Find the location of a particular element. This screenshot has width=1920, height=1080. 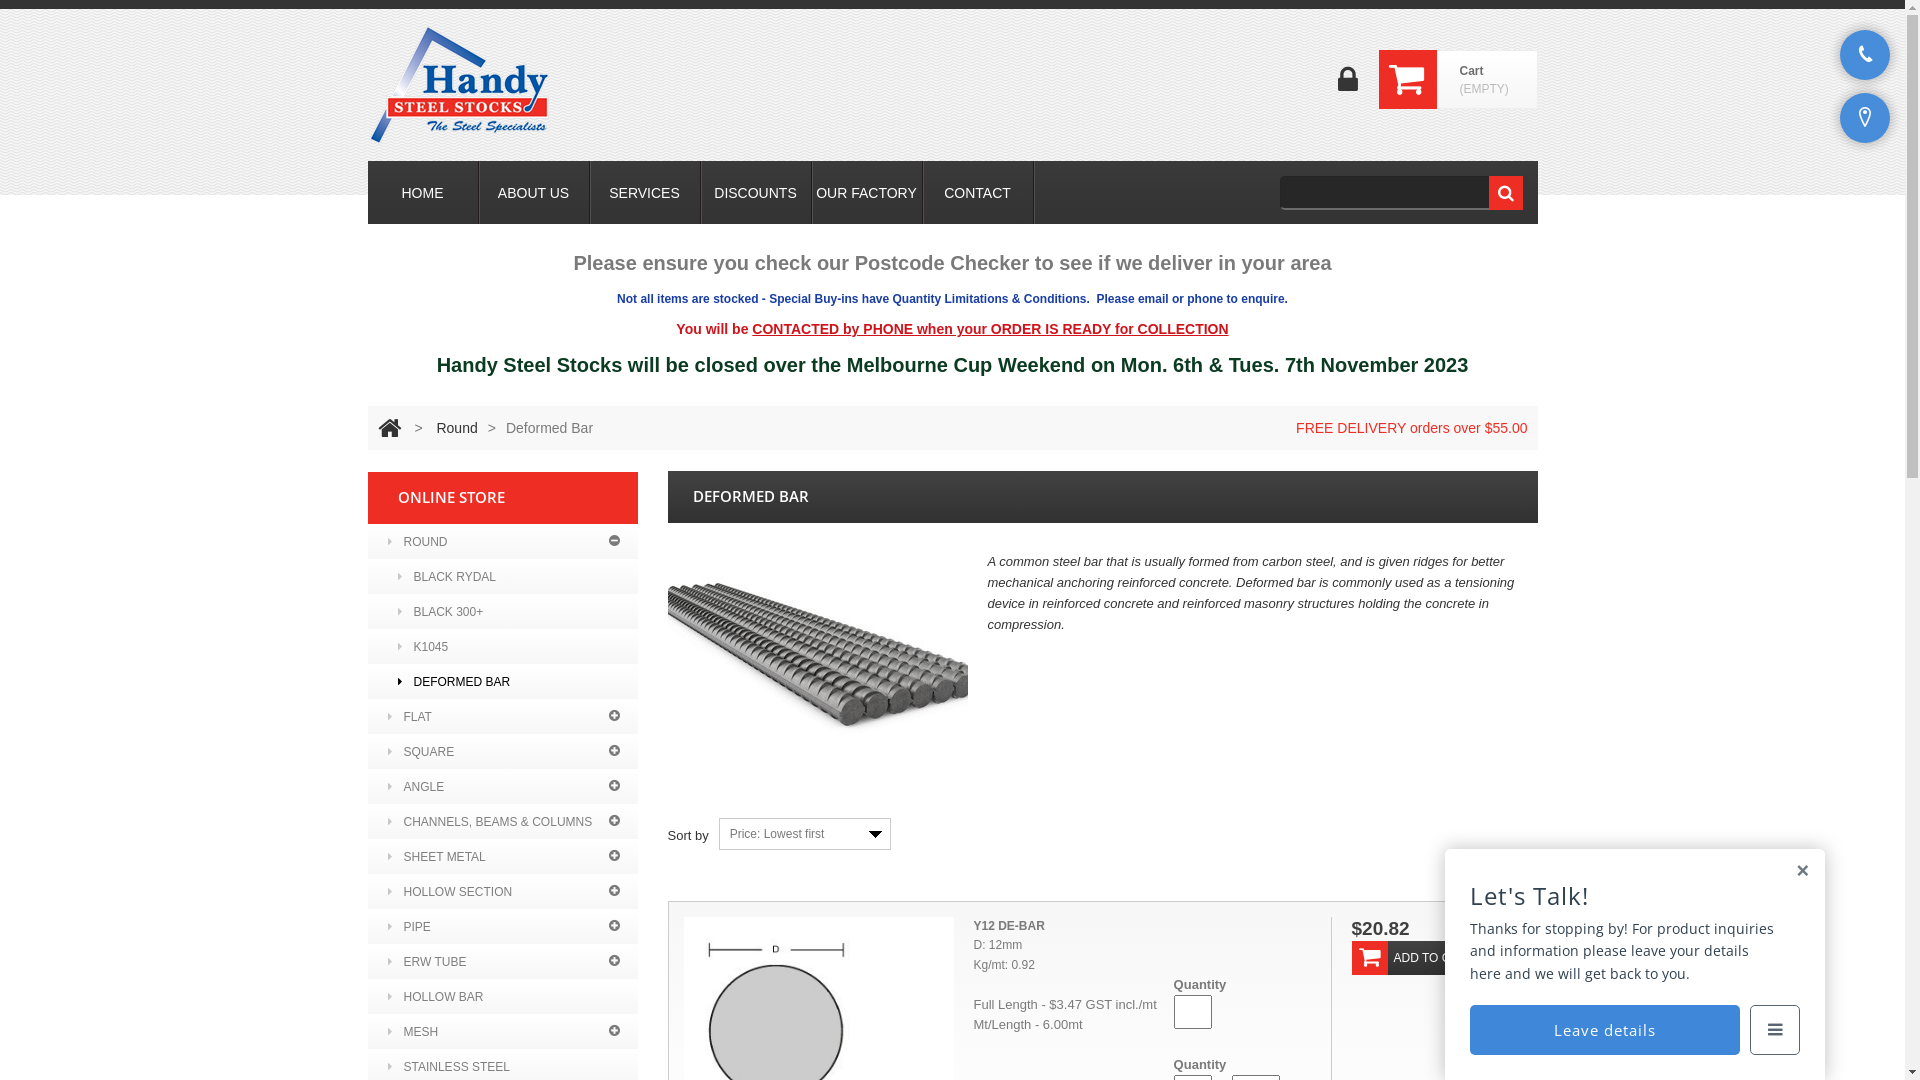

'K1045' is located at coordinates (503, 646).